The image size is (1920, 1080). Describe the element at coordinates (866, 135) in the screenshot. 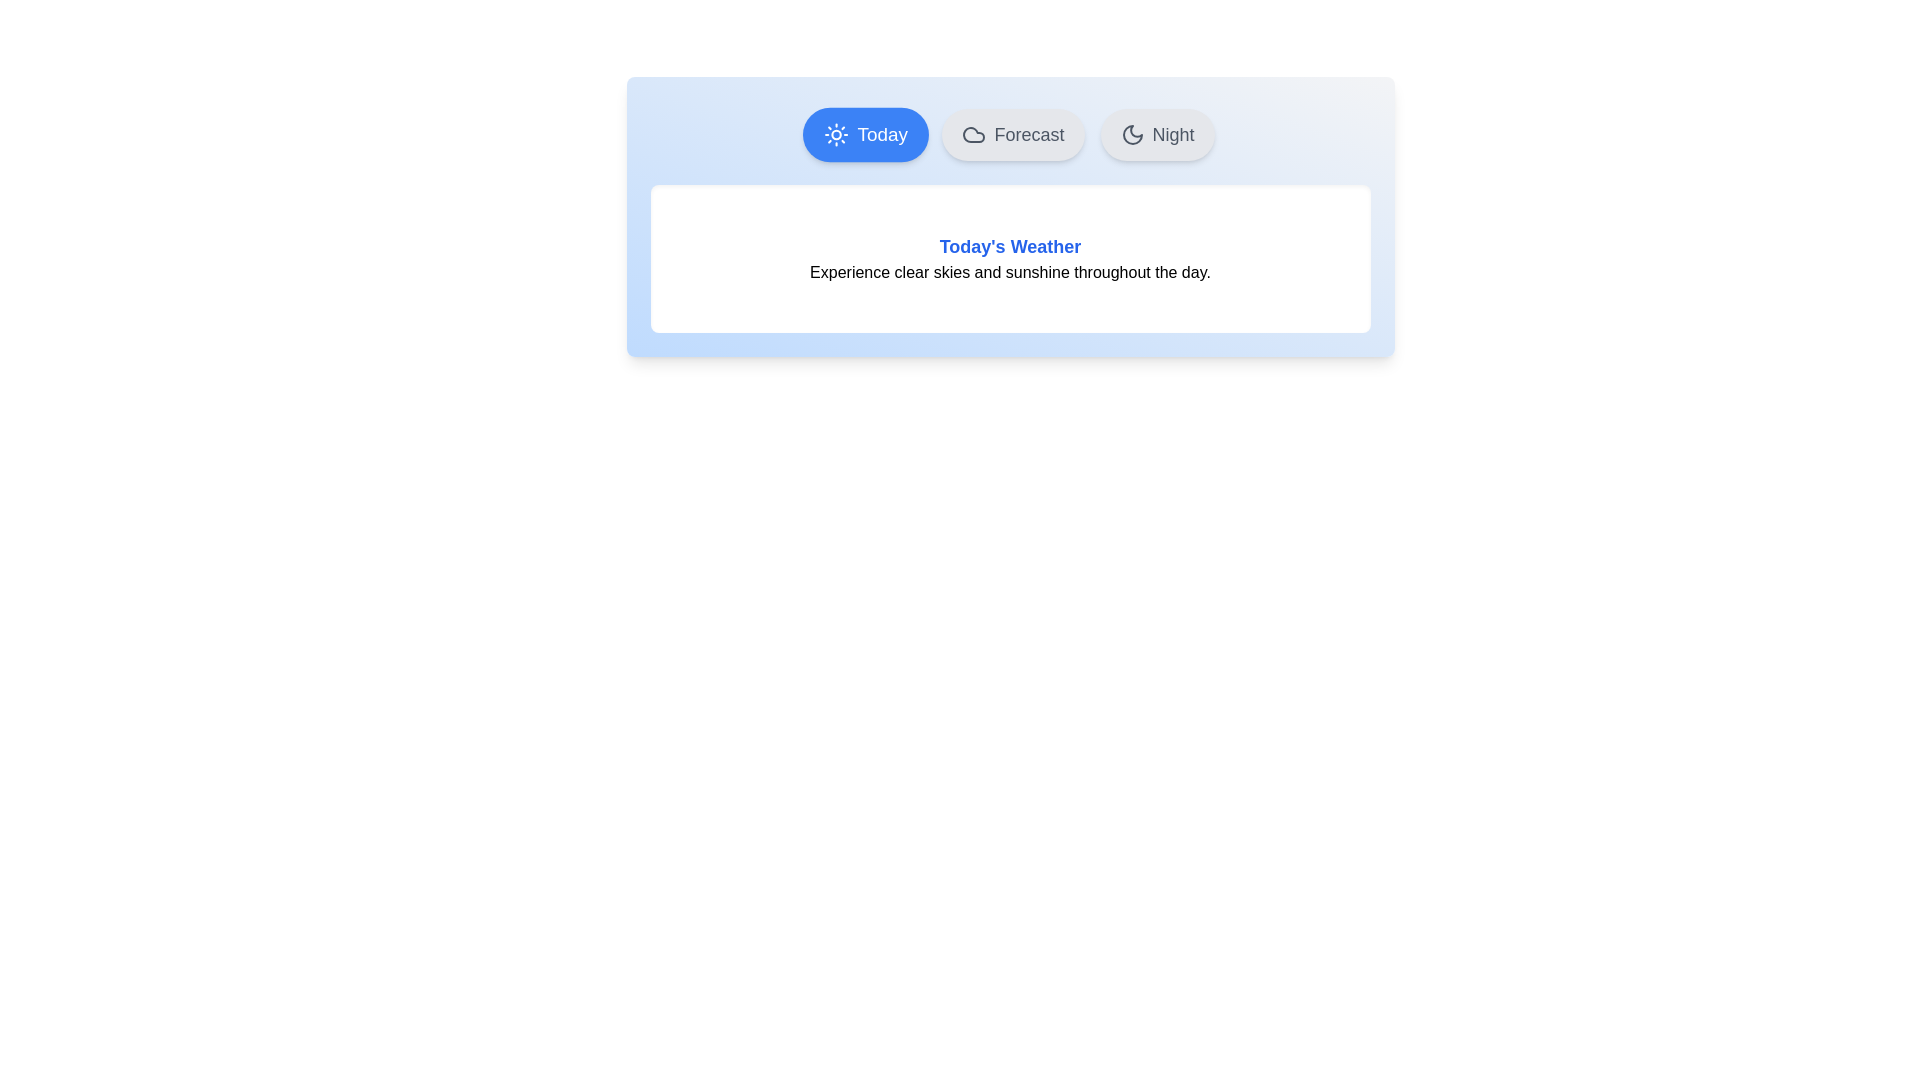

I see `the Today tab by clicking on it` at that location.